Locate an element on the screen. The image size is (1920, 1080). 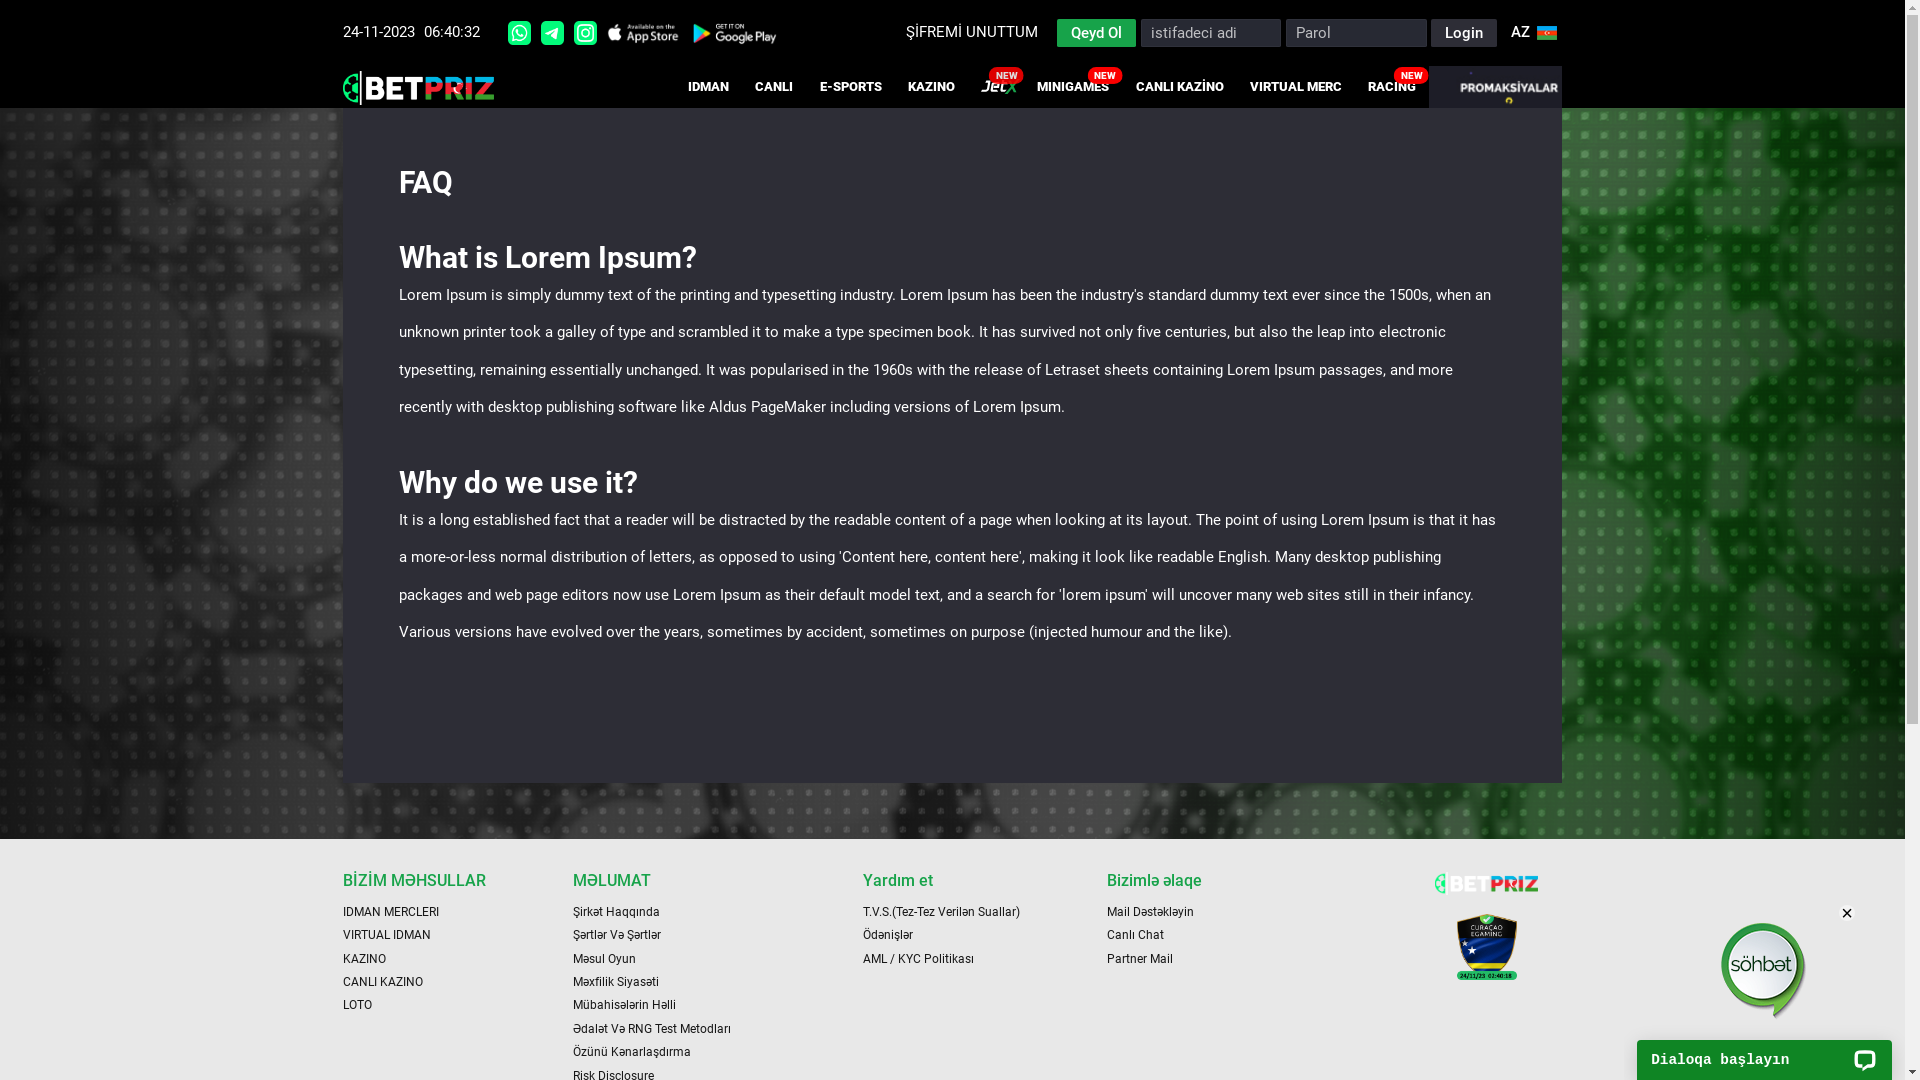
'PROMAKSIYALAR' is located at coordinates (1495, 86).